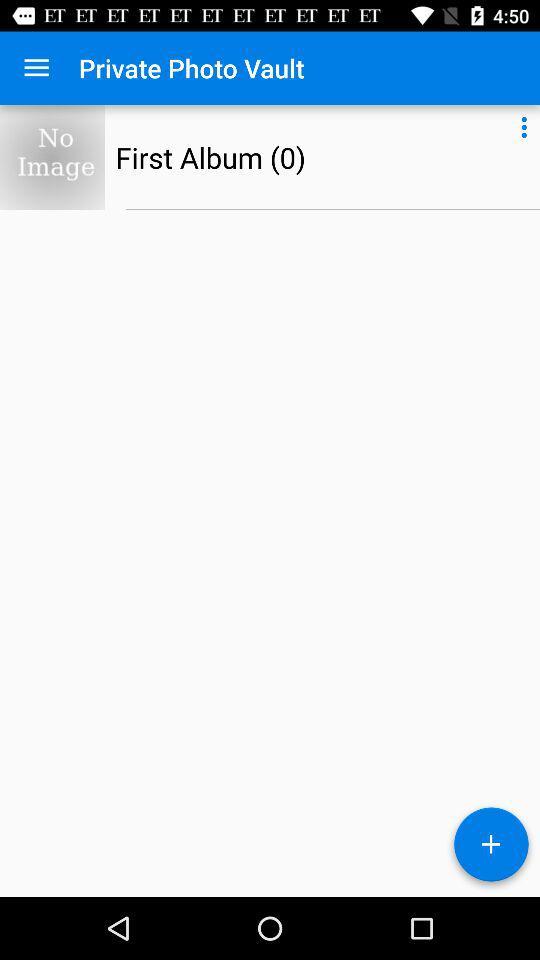 The width and height of the screenshot is (540, 960). Describe the element at coordinates (490, 847) in the screenshot. I see `album` at that location.